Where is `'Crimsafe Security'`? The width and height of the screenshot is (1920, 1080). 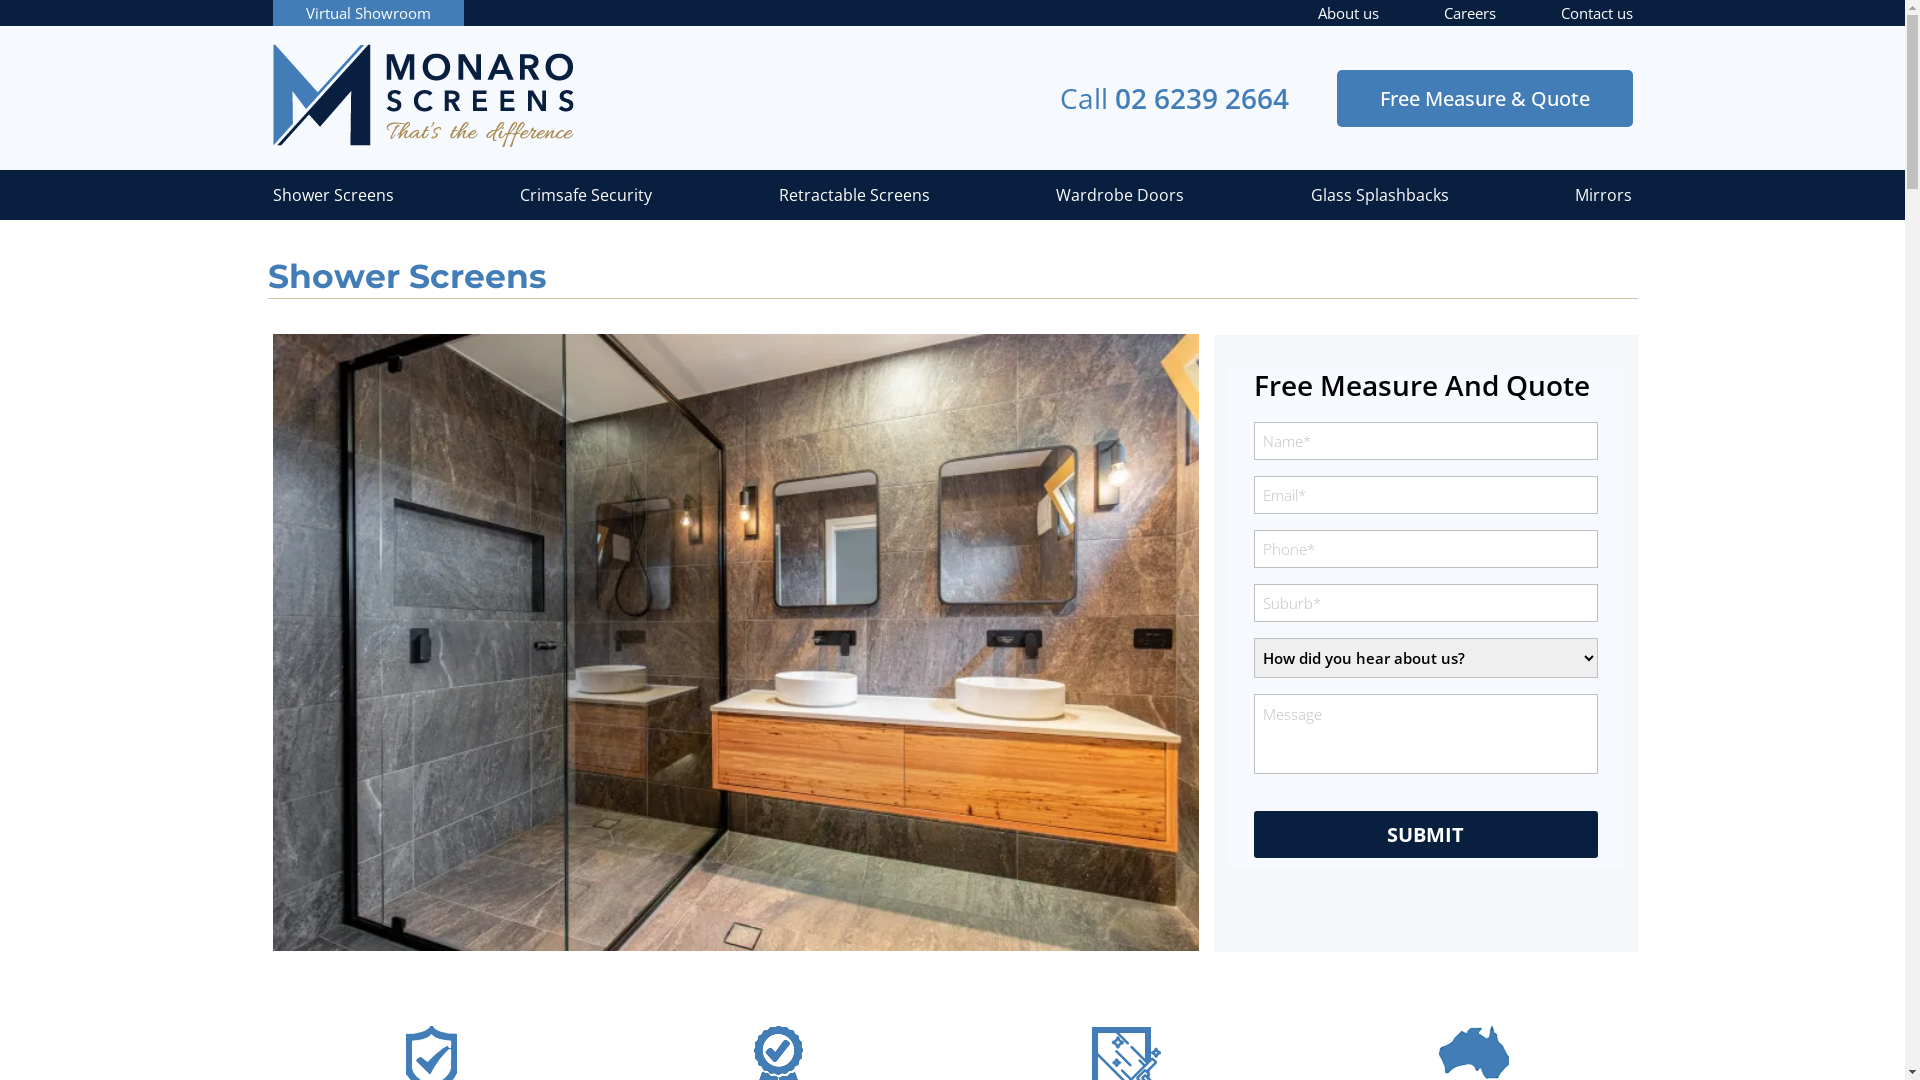 'Crimsafe Security' is located at coordinates (584, 195).